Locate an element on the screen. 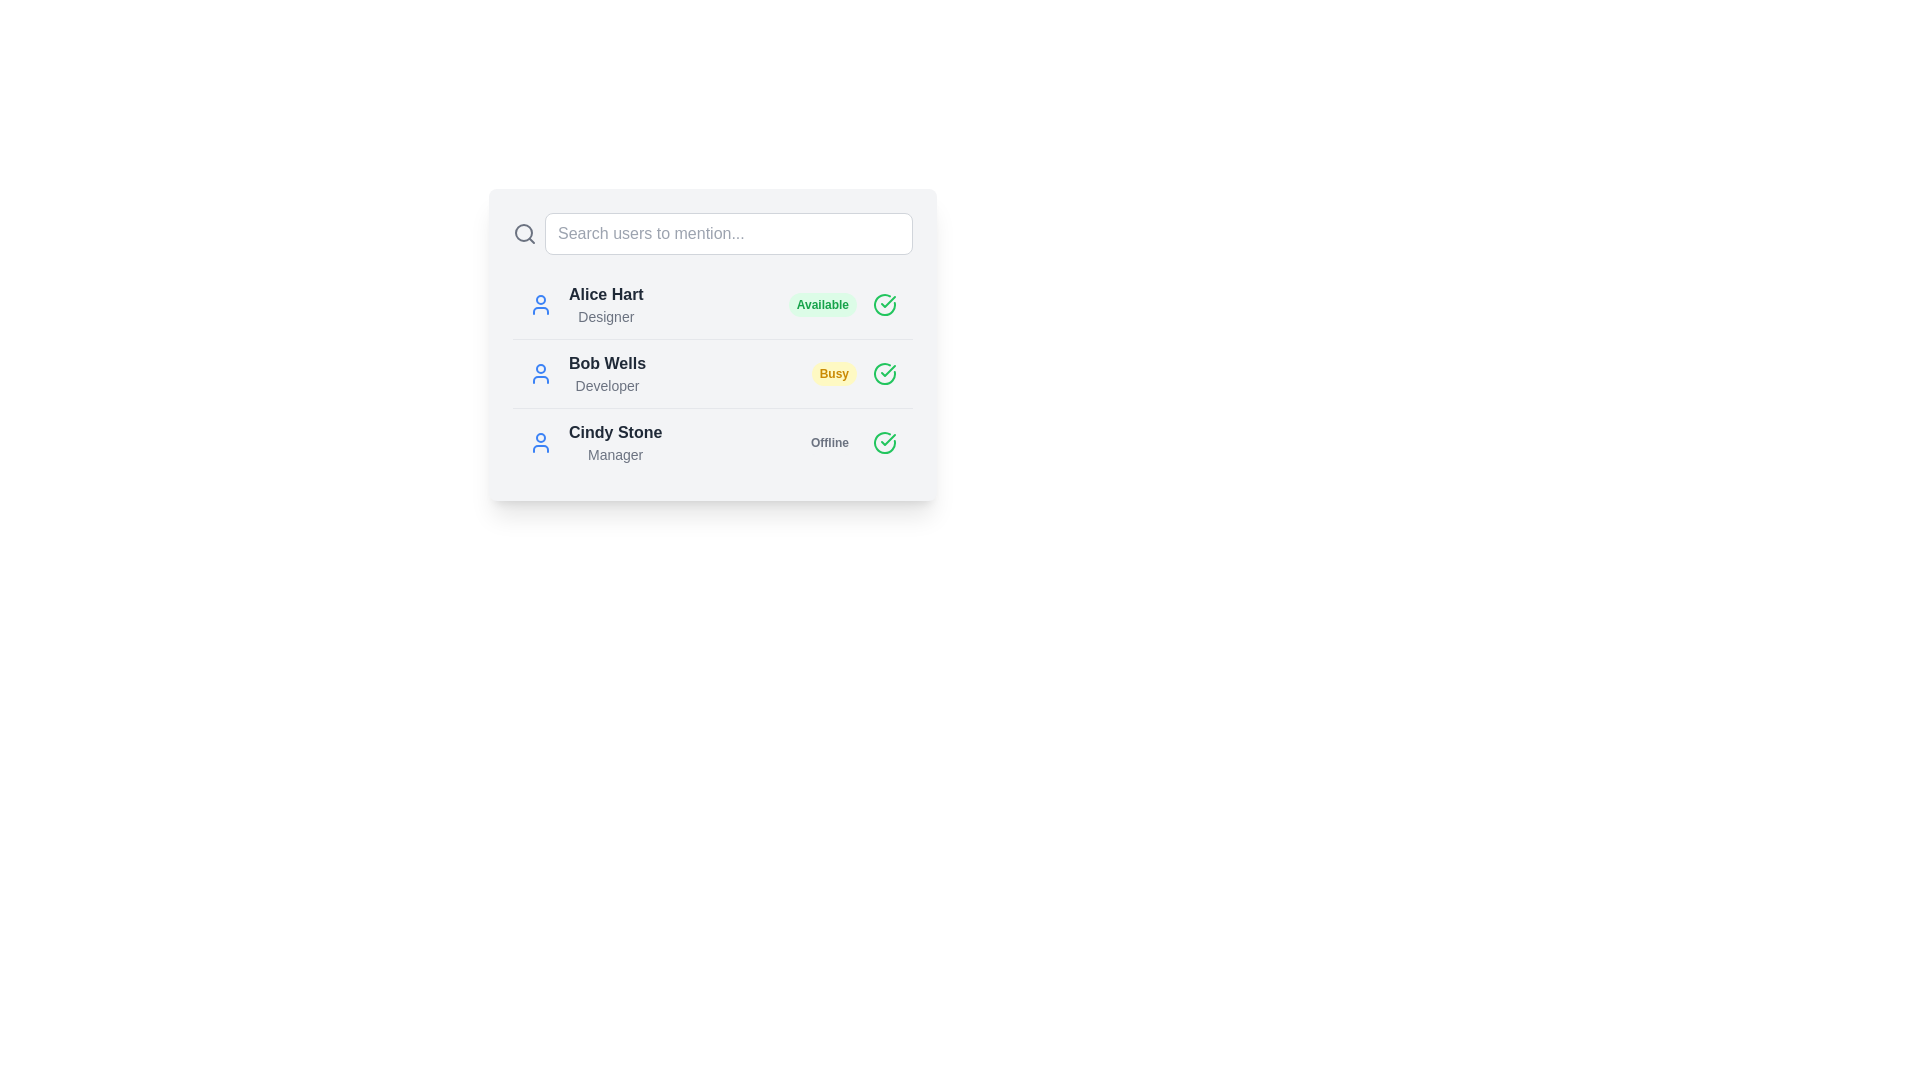 Image resolution: width=1920 pixels, height=1080 pixels. the circular green checkmark icon next to the 'Available' status text for the 'Alice Hart Designer' row is located at coordinates (883, 304).